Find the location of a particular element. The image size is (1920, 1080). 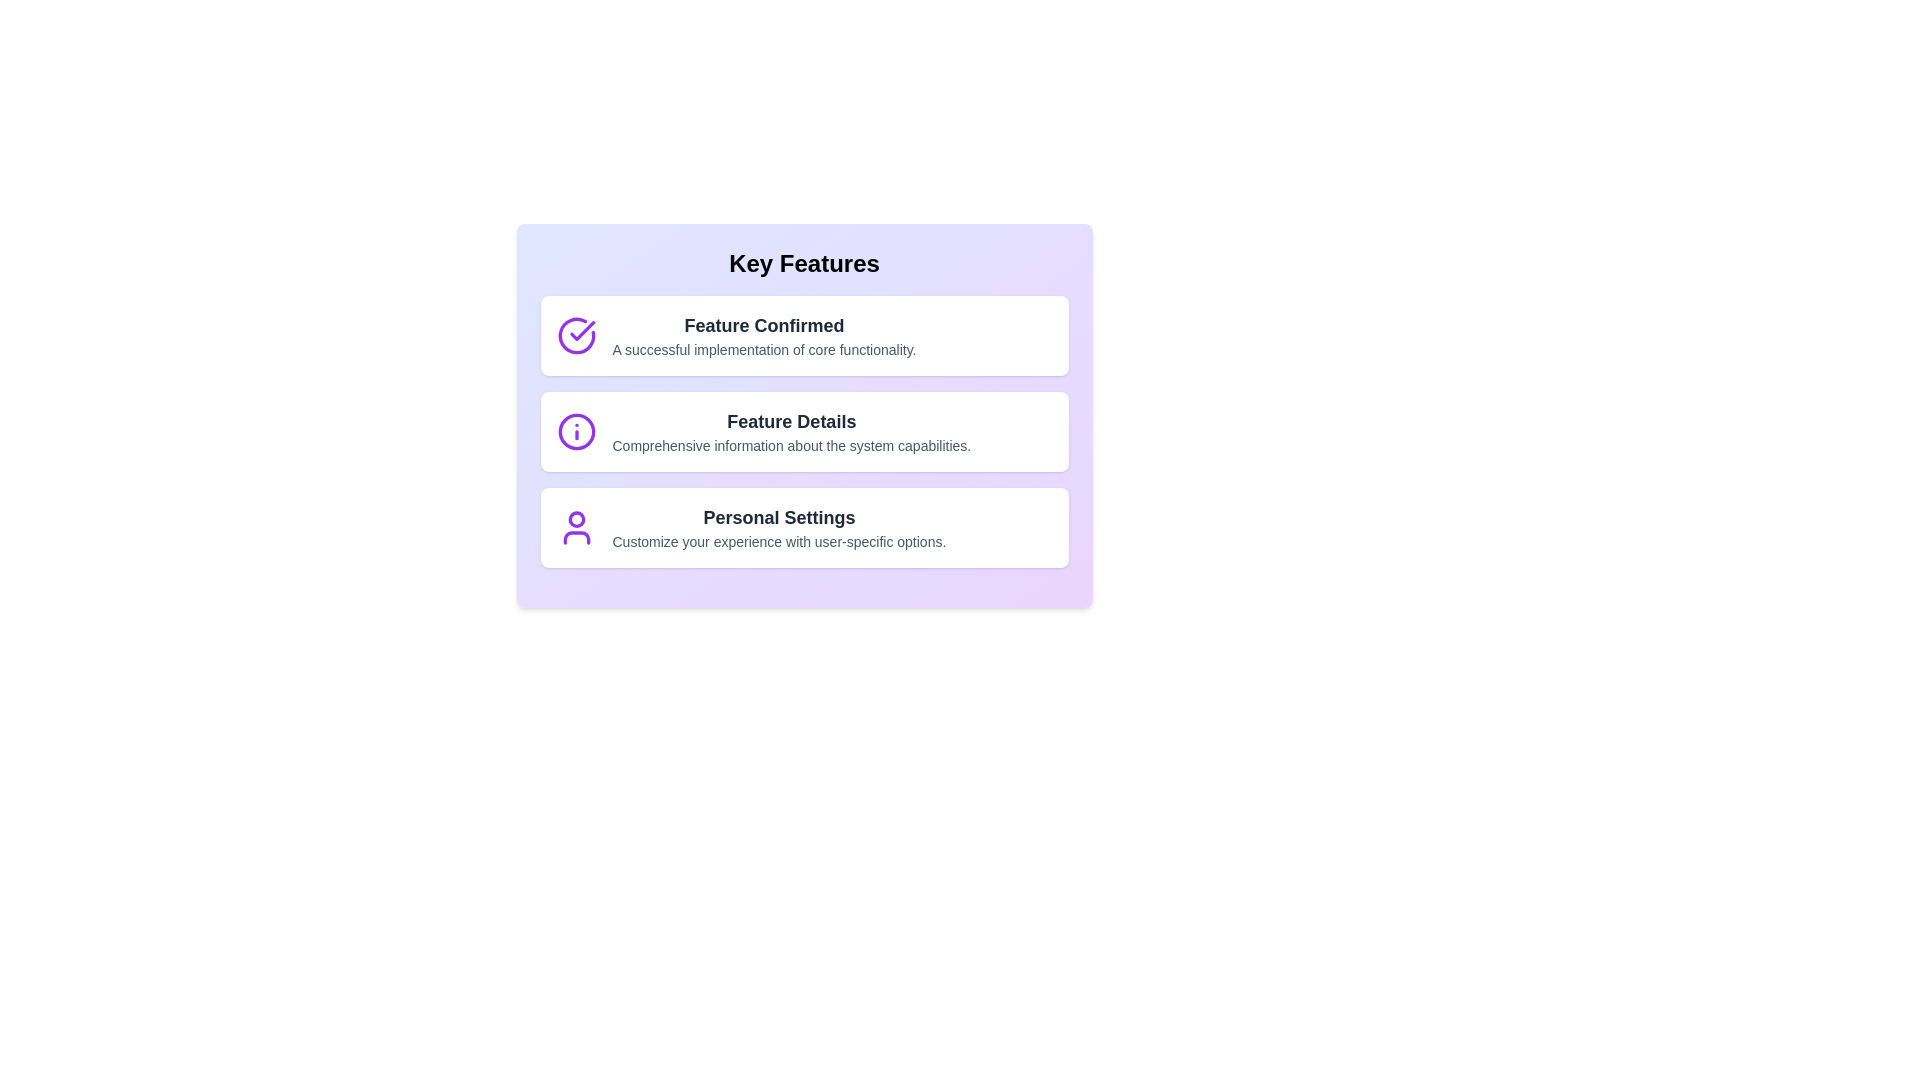

the feature item corresponding to Feature Confirmed is located at coordinates (804, 334).